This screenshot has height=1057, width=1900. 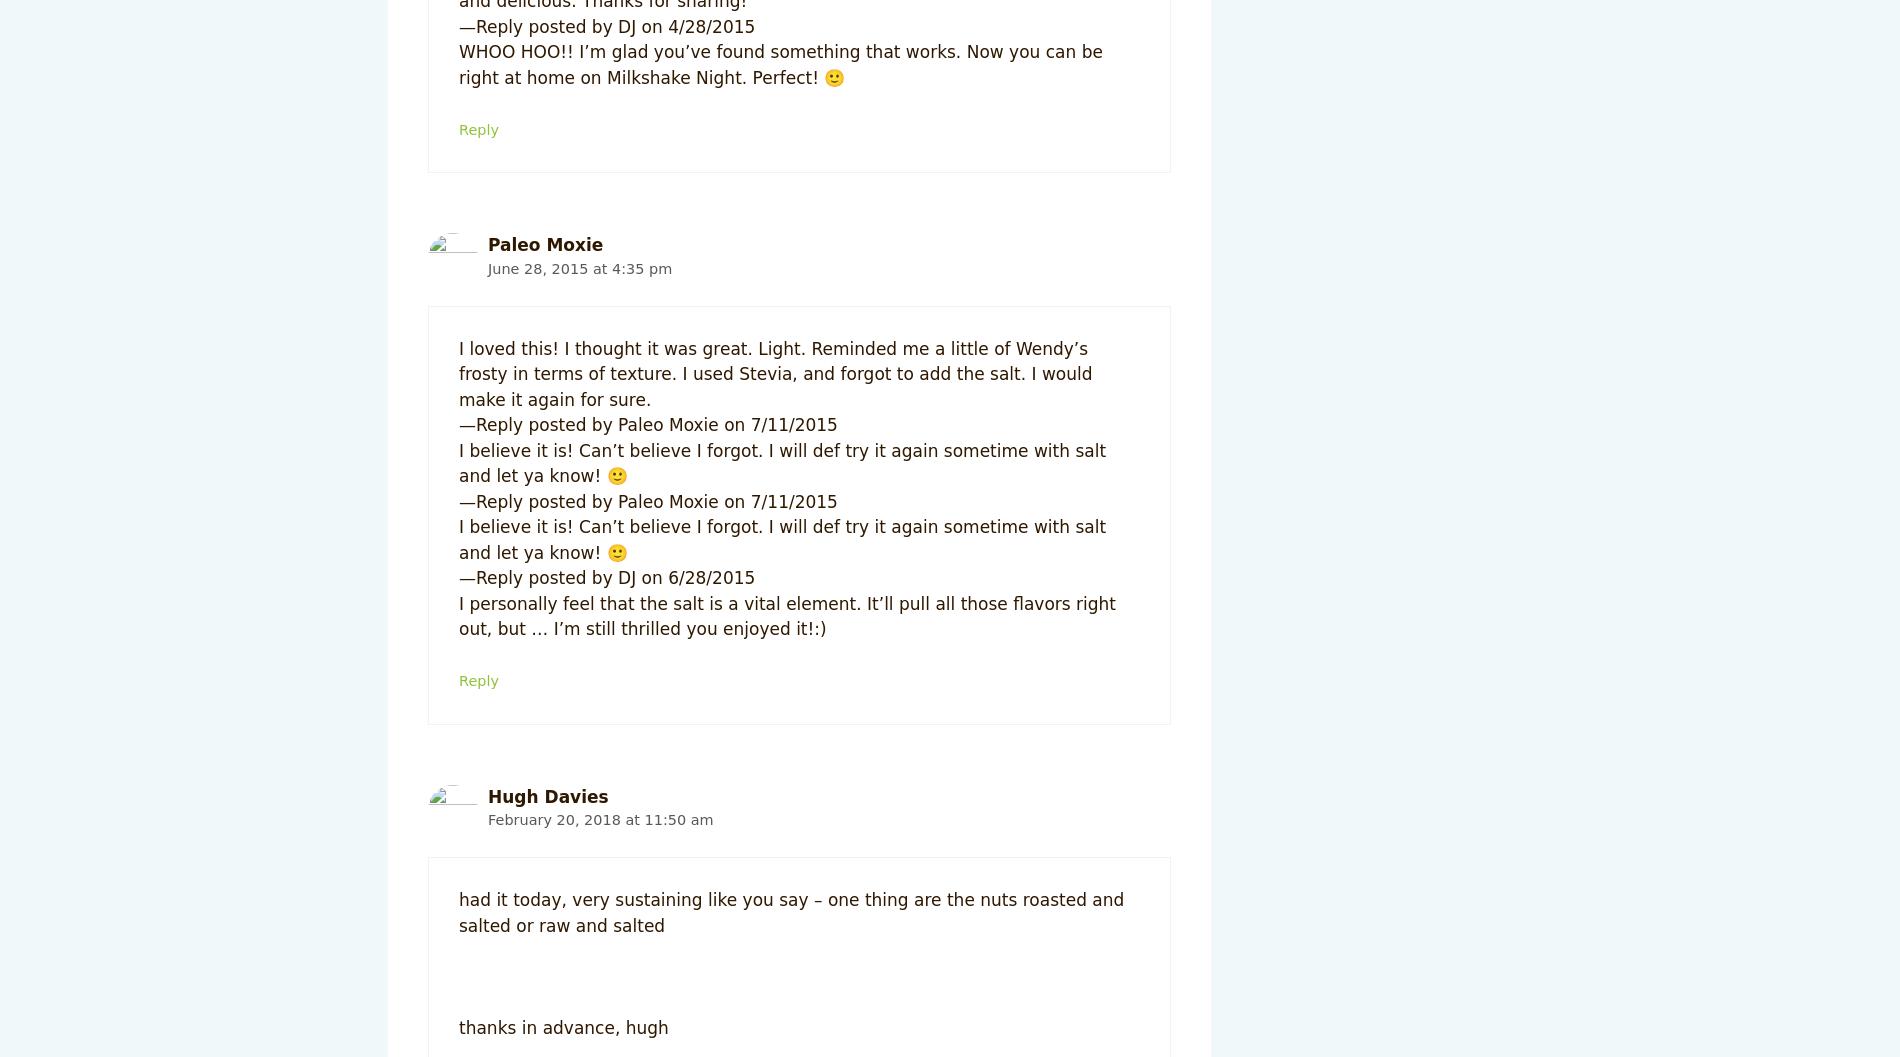 What do you see at coordinates (545, 244) in the screenshot?
I see `'Paleo Moxie'` at bounding box center [545, 244].